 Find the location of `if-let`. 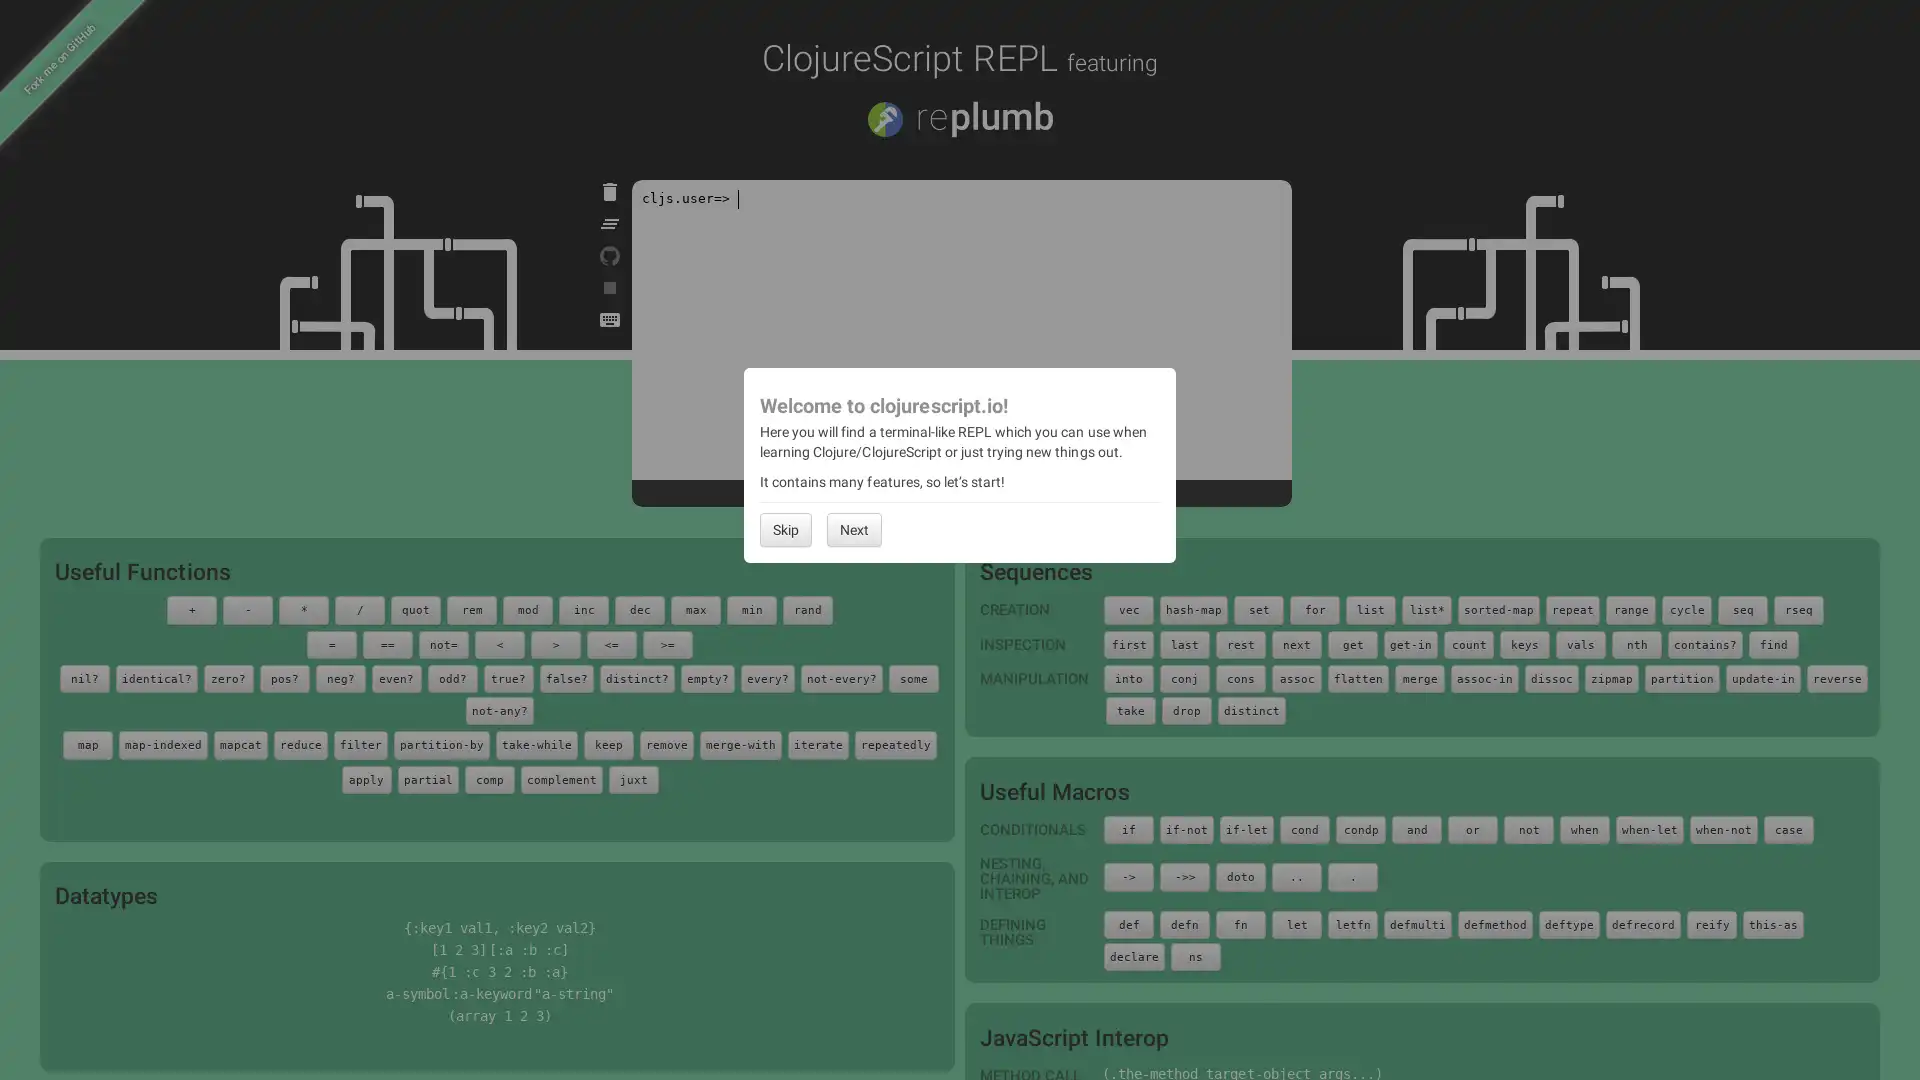

if-let is located at coordinates (1246, 829).